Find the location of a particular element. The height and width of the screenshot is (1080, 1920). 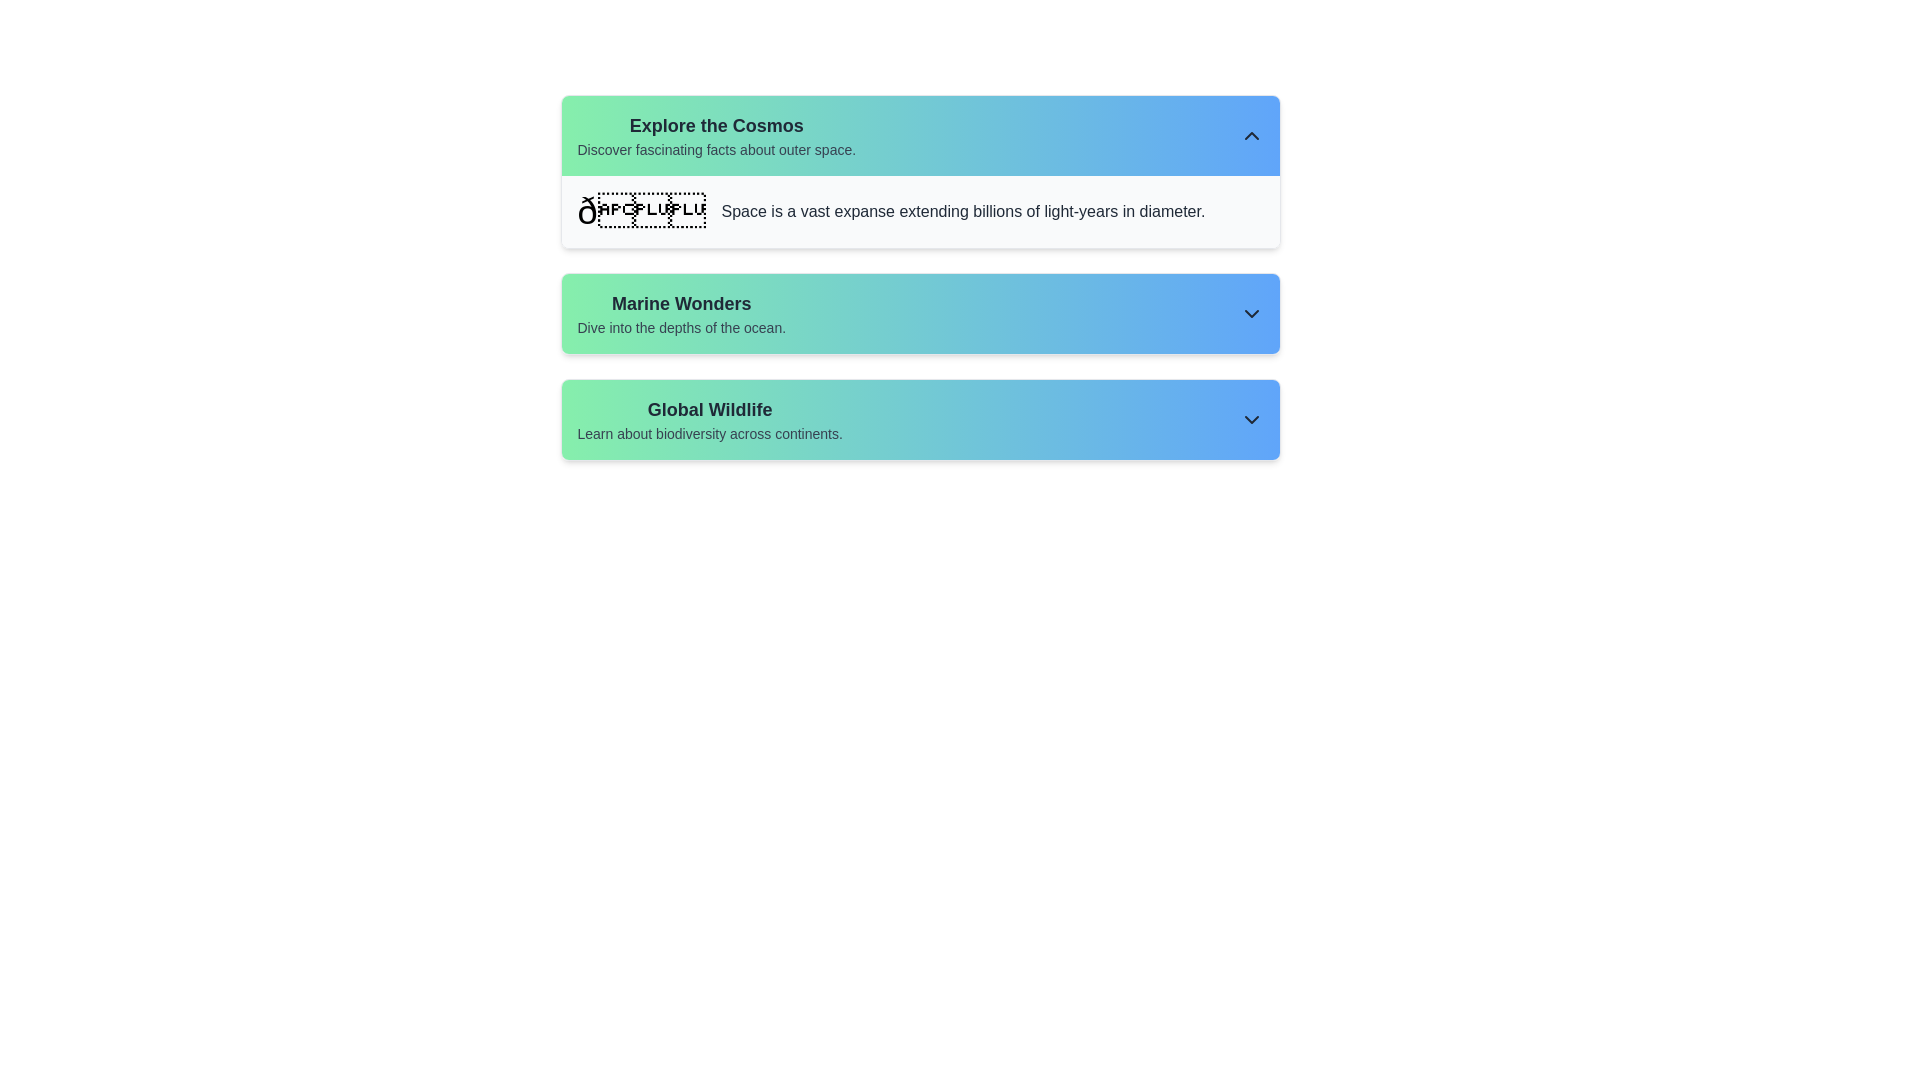

the text element displaying 'Space is a vast expanse extending billions of light-years in diameter' is located at coordinates (963, 212).